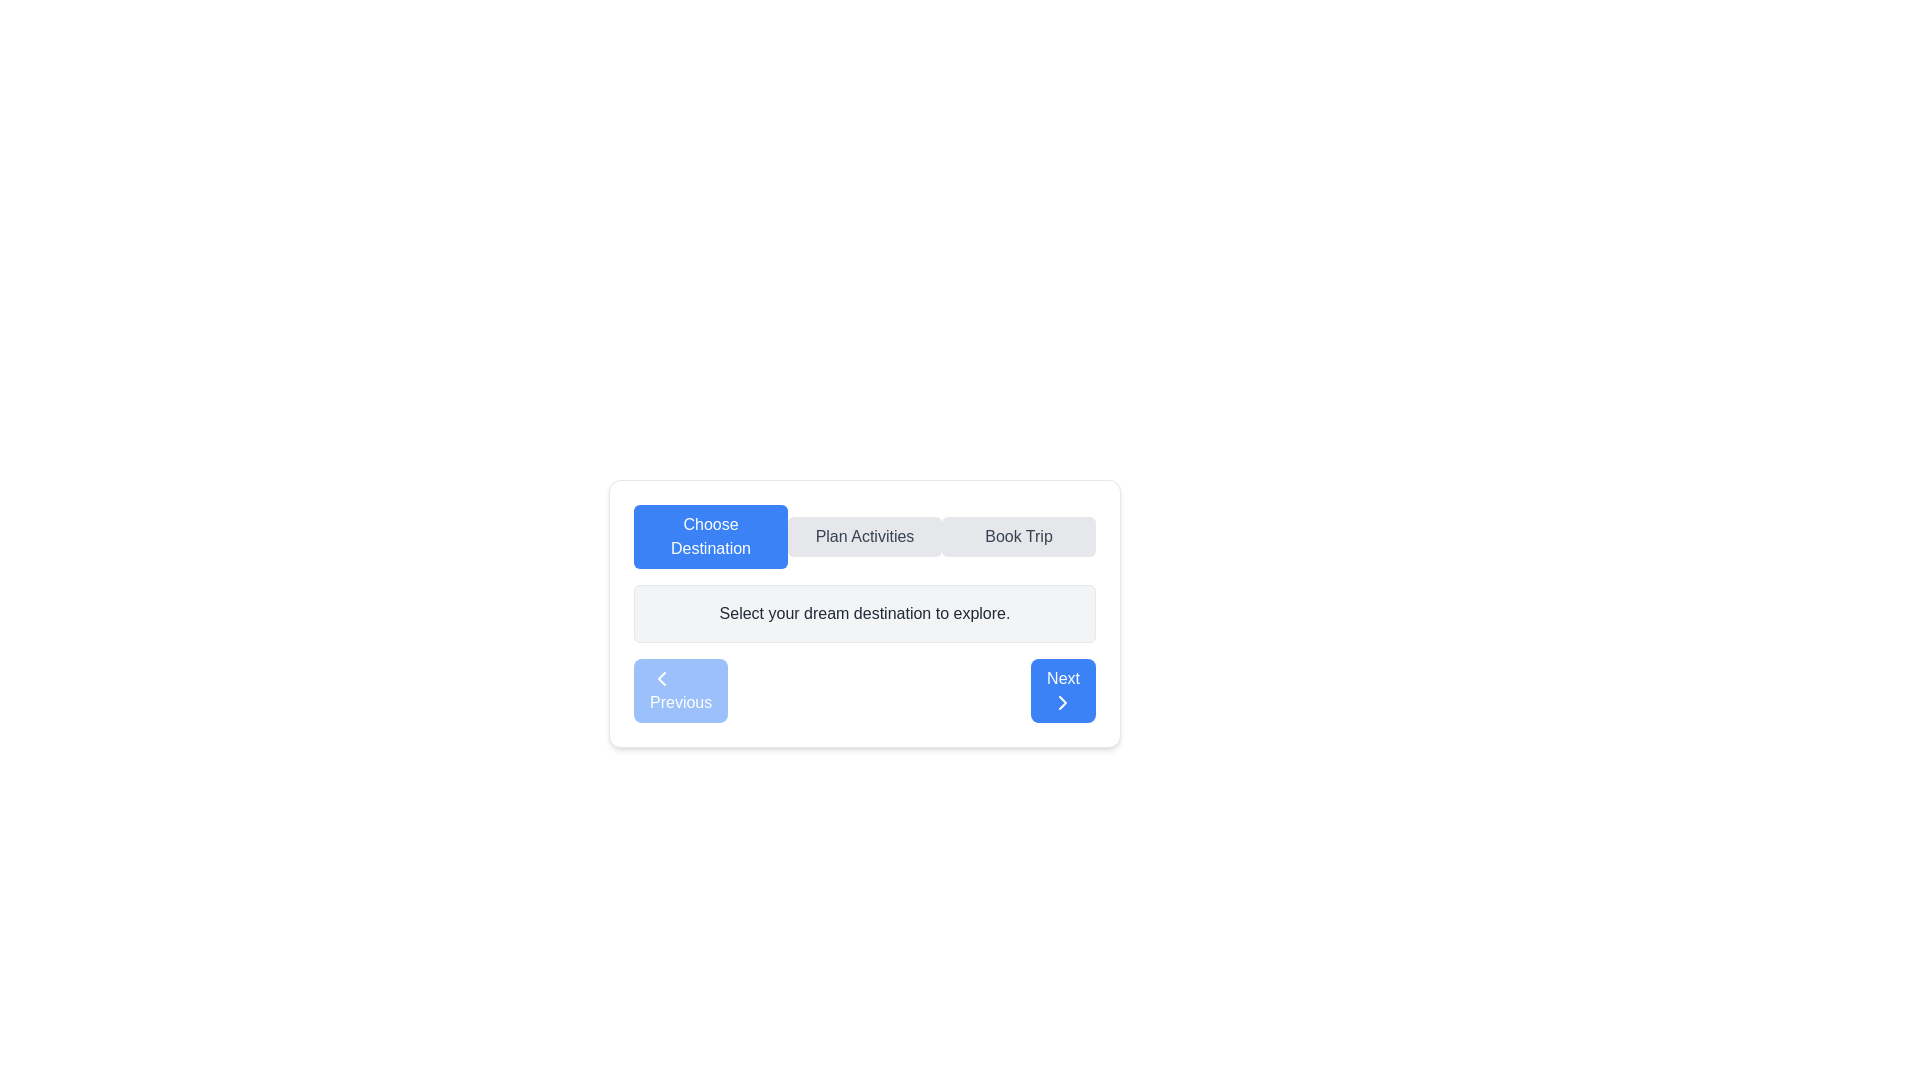  Describe the element at coordinates (864, 535) in the screenshot. I see `the centrally located button group that allows navigation through the trip planning process` at that location.